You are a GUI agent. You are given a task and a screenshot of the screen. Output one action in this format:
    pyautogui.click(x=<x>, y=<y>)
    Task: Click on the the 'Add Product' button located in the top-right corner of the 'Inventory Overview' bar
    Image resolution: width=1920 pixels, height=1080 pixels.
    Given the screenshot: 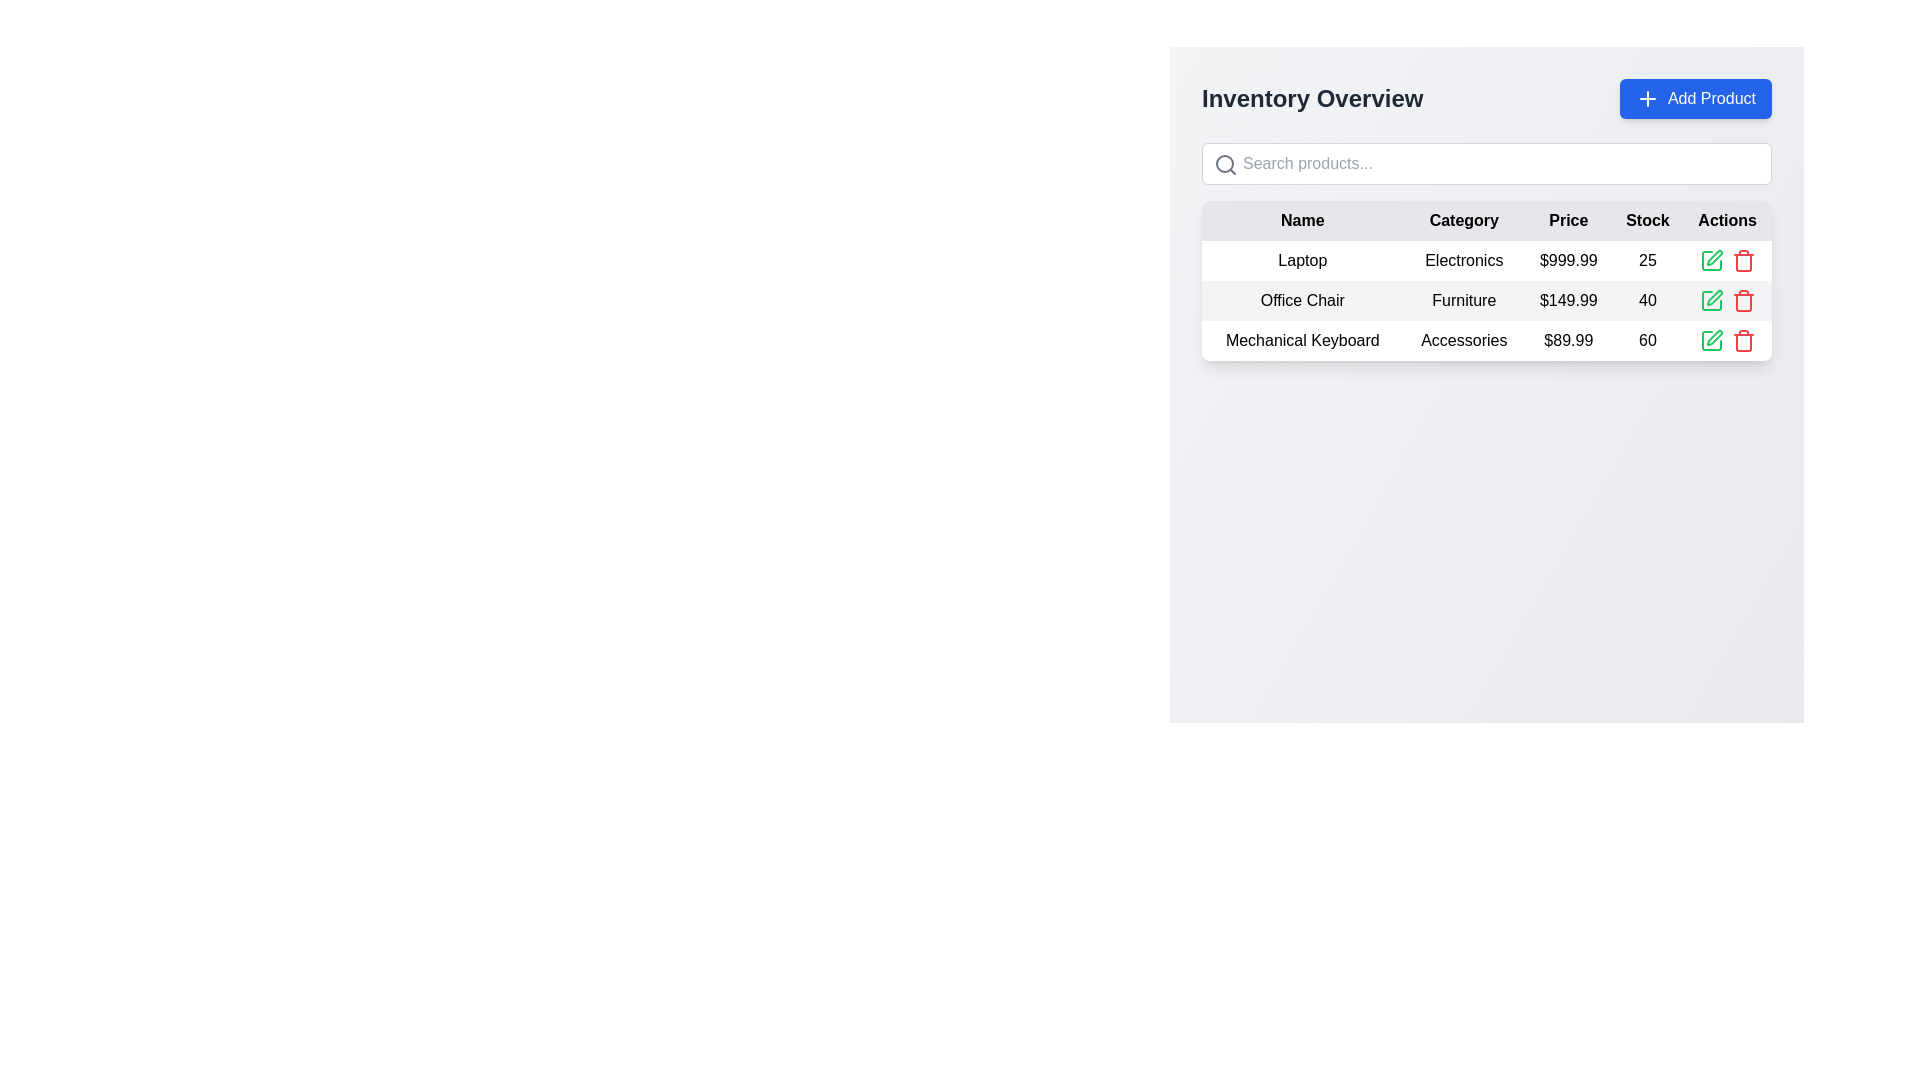 What is the action you would take?
    pyautogui.click(x=1694, y=99)
    